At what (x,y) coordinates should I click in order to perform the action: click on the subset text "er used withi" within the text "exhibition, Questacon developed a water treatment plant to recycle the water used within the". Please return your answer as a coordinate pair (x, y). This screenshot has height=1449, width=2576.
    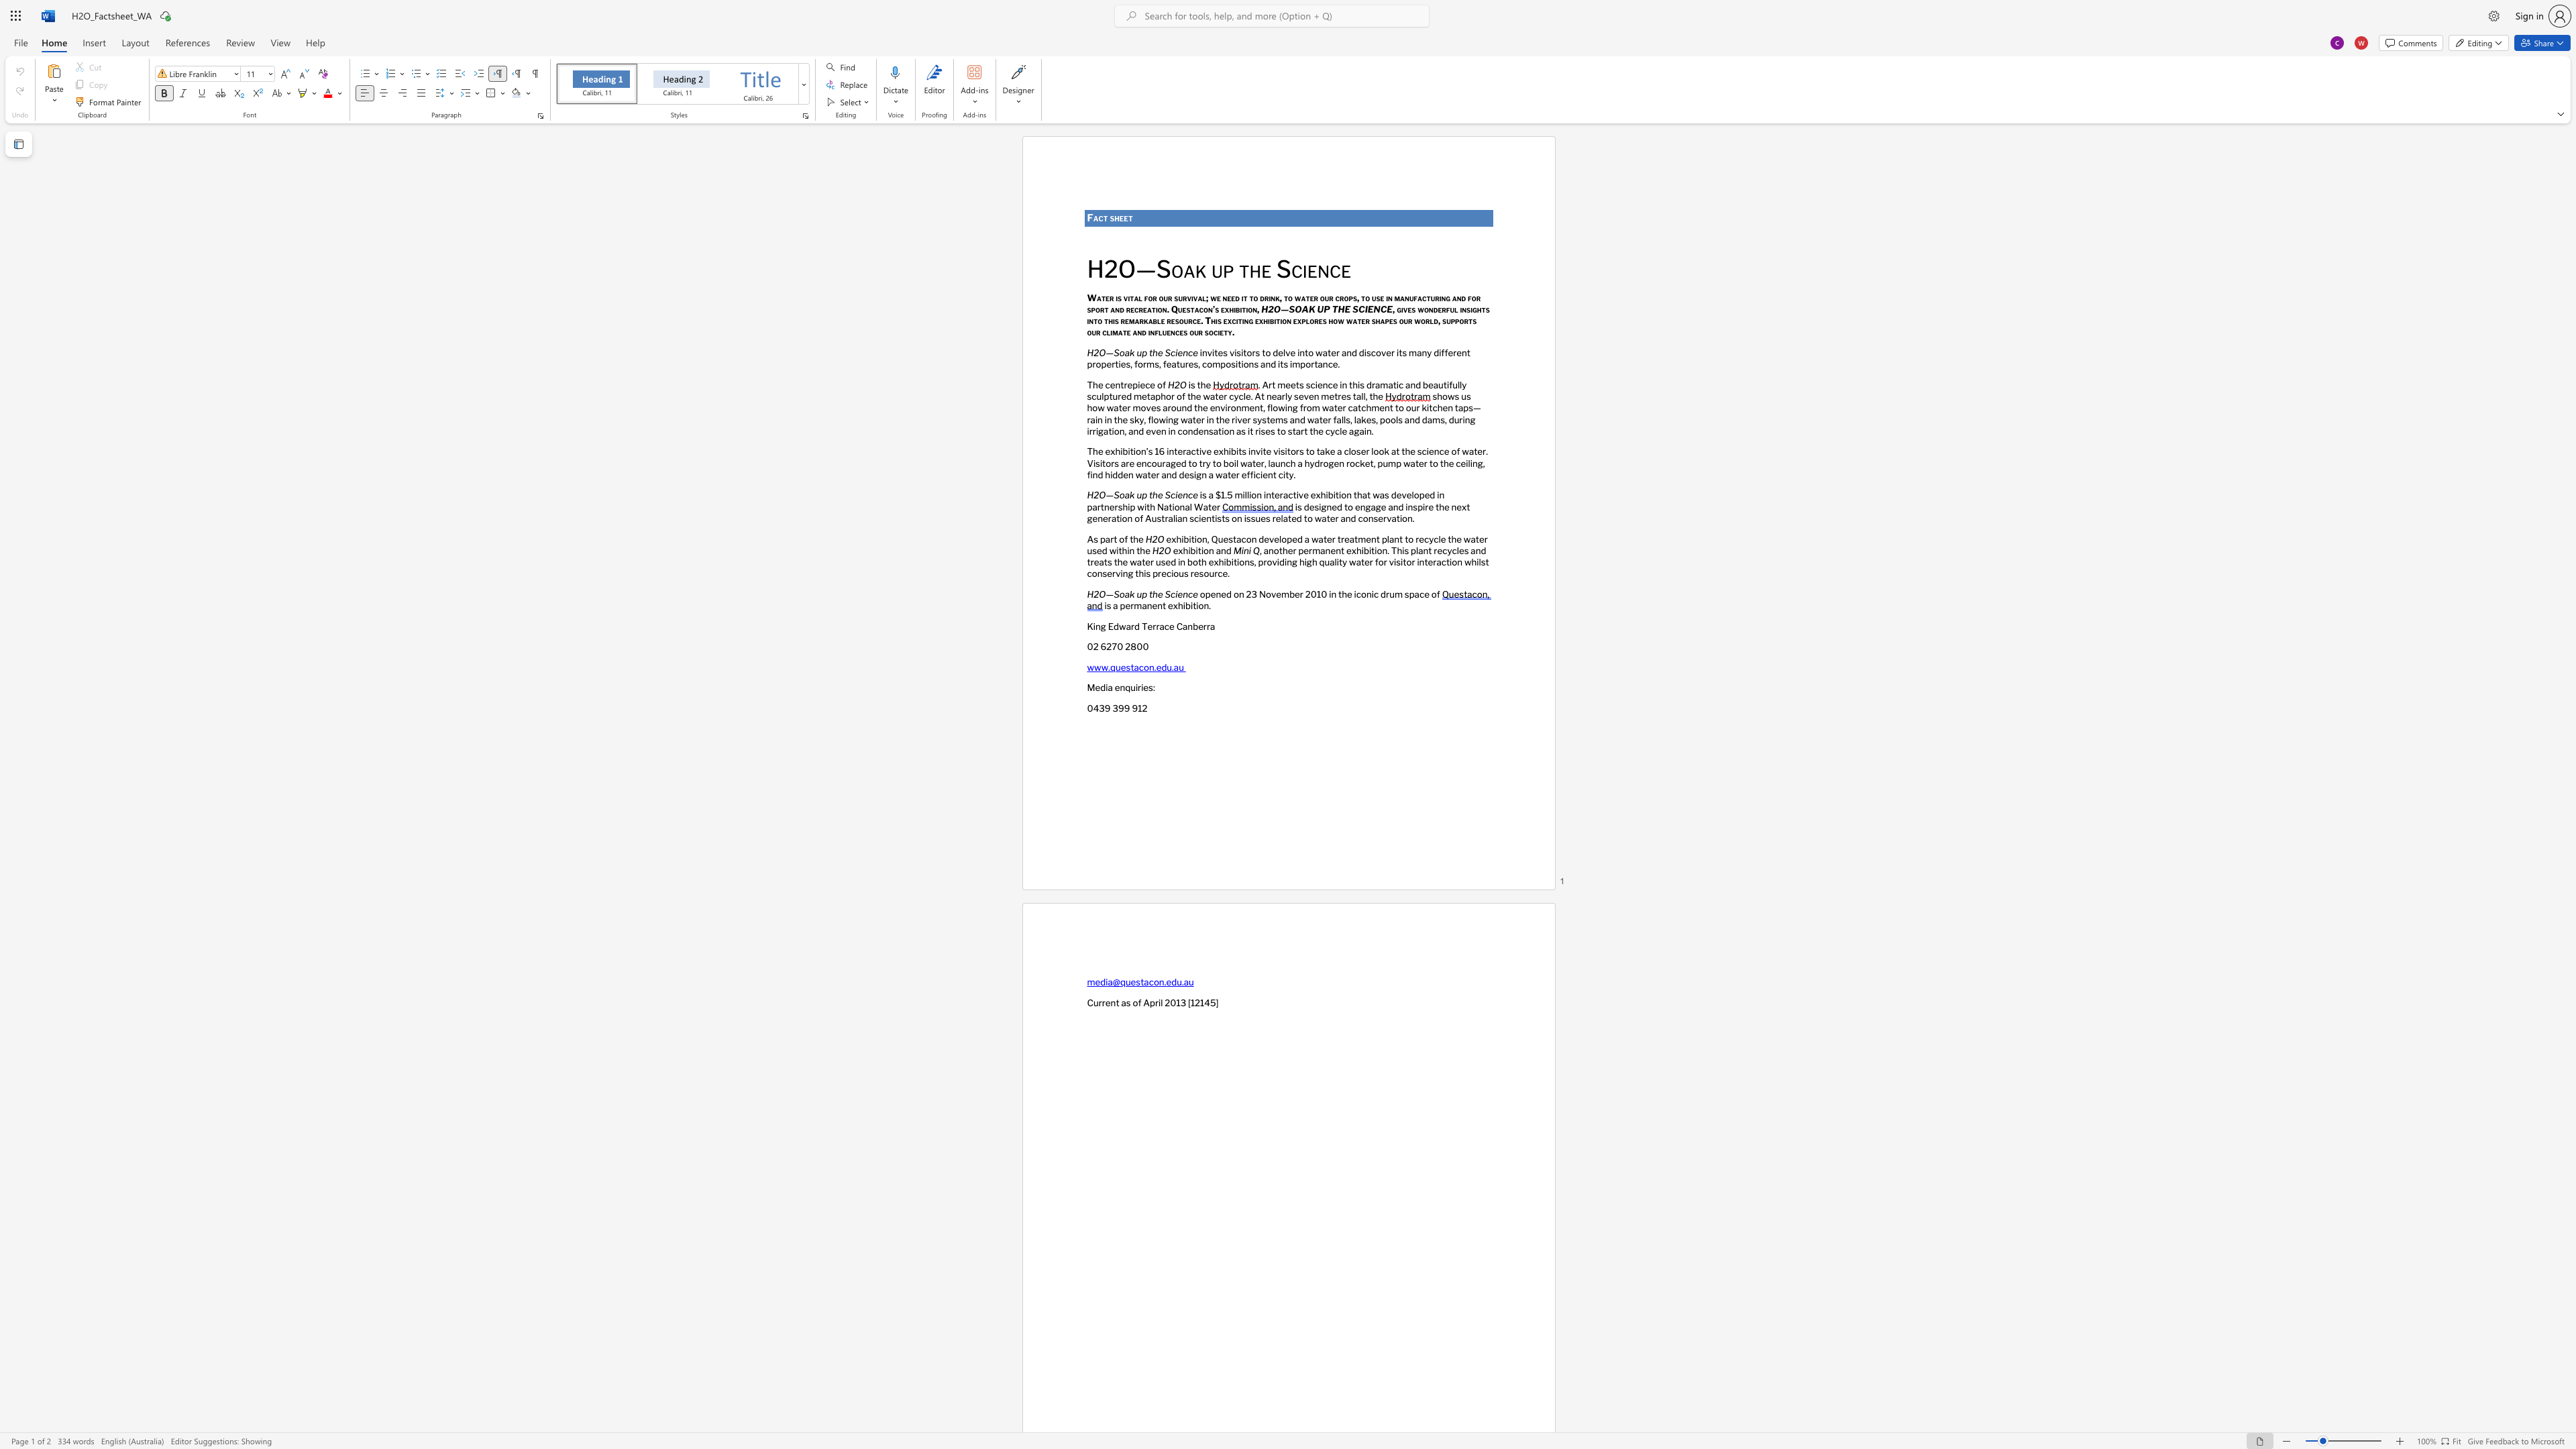
    Looking at the image, I should click on (1477, 538).